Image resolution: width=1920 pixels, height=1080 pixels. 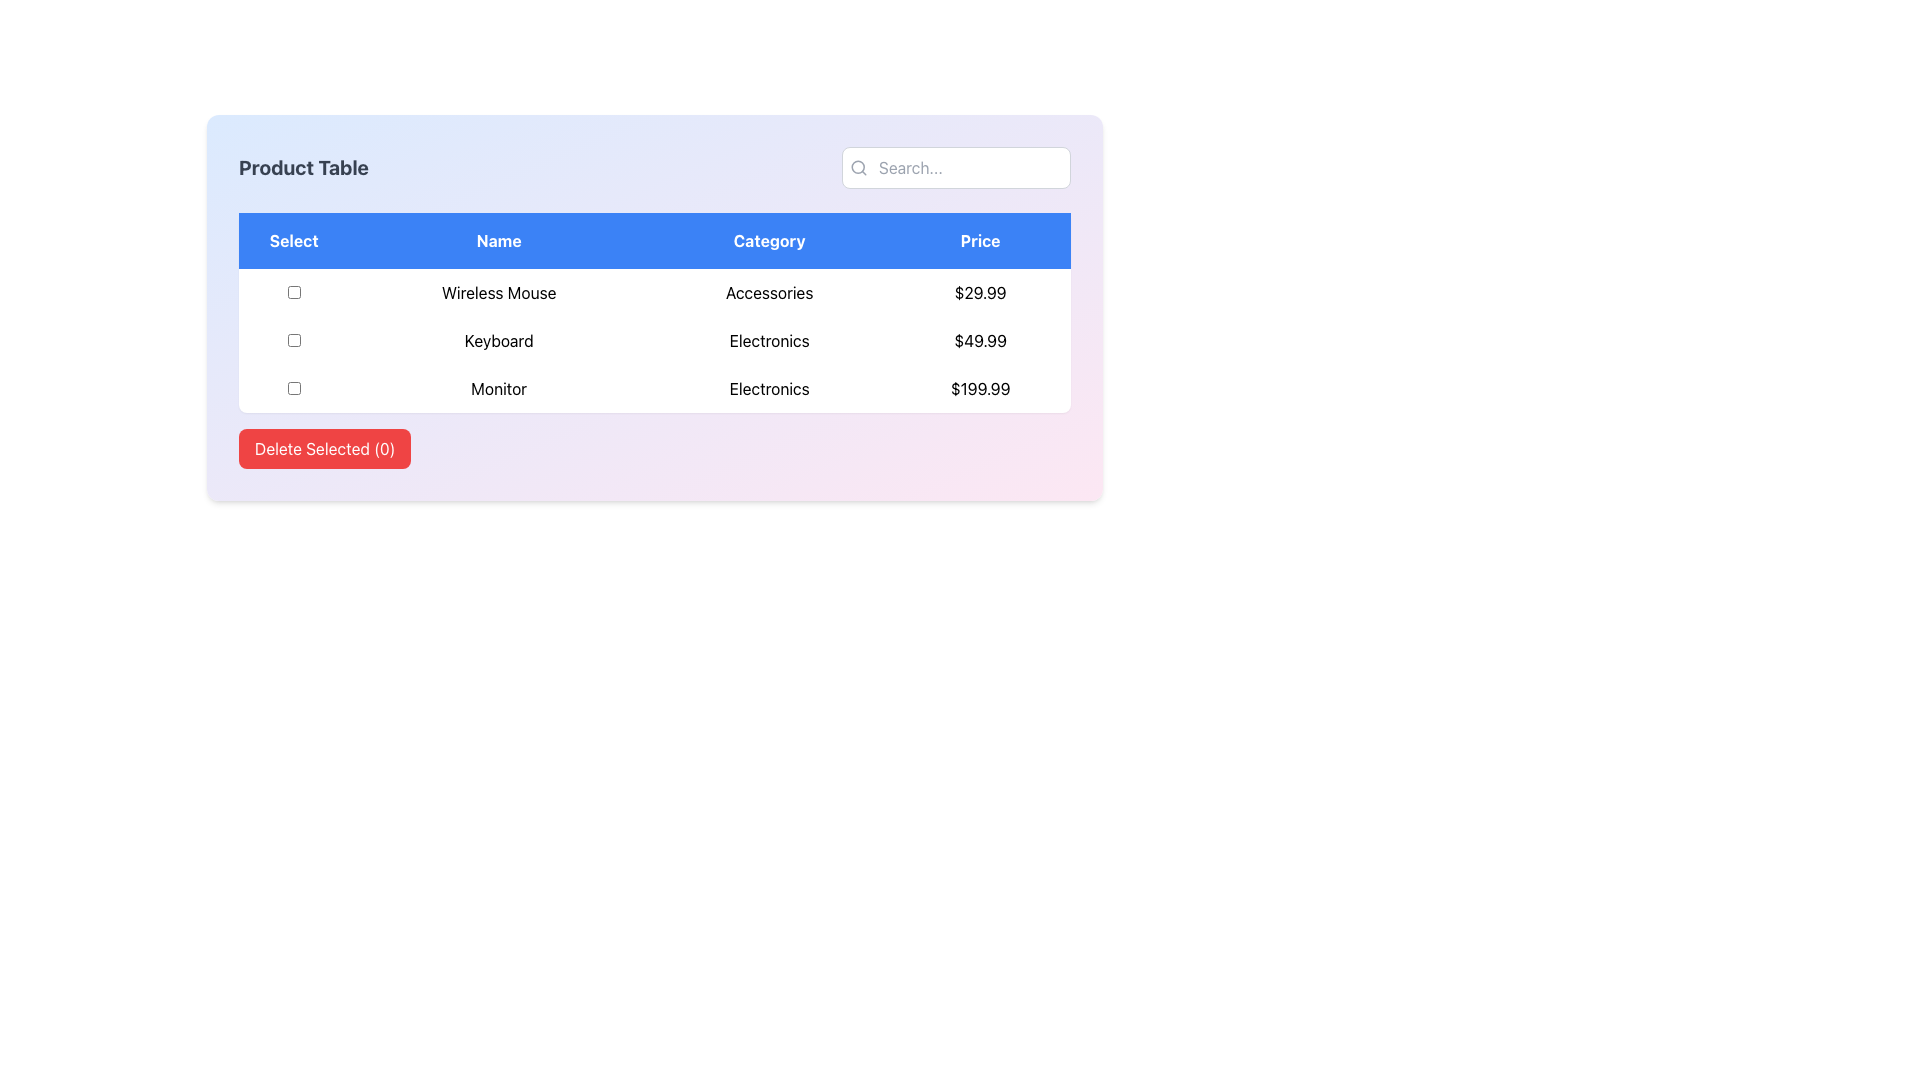 What do you see at coordinates (768, 293) in the screenshot?
I see `the text label displaying 'Accessories' in the 'Category' column of the first row in the table layout` at bounding box center [768, 293].